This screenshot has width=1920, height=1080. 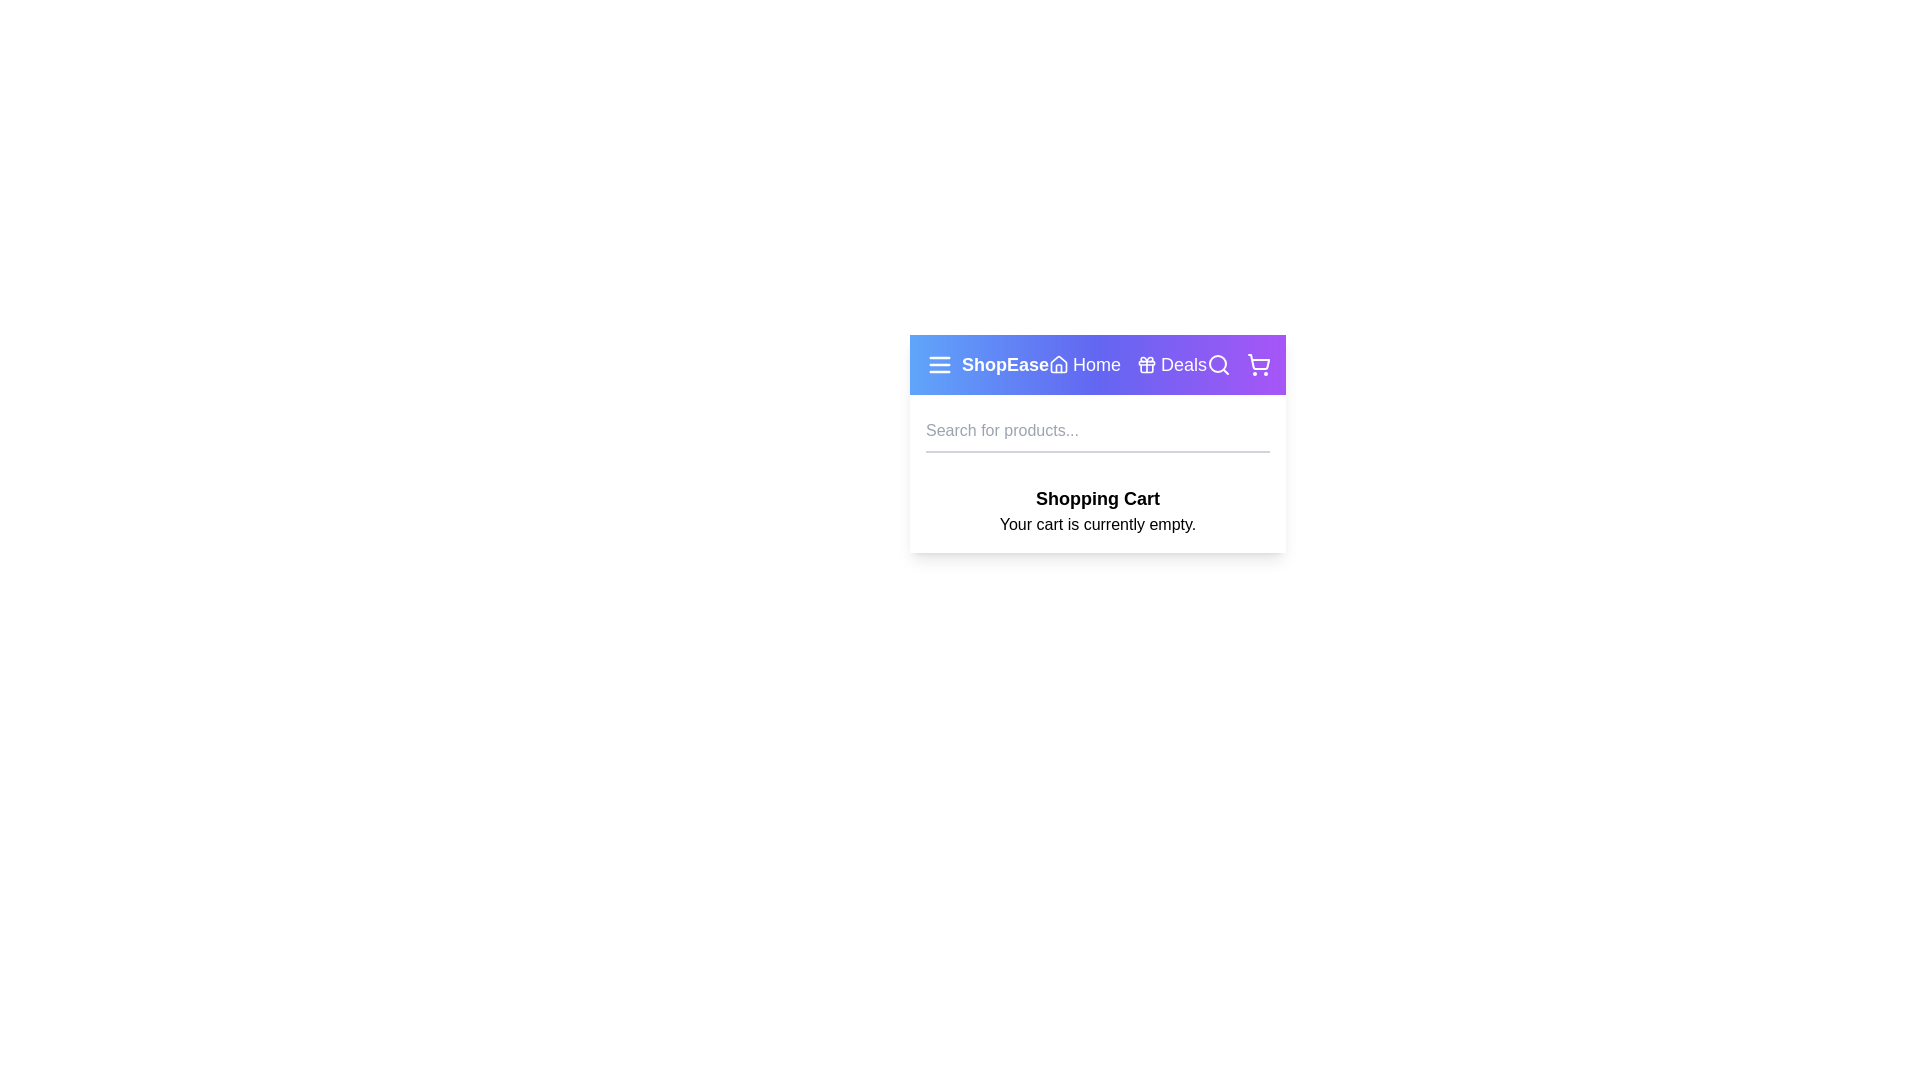 What do you see at coordinates (1097, 523) in the screenshot?
I see `the text 'Your cart is currently empty' to select it` at bounding box center [1097, 523].